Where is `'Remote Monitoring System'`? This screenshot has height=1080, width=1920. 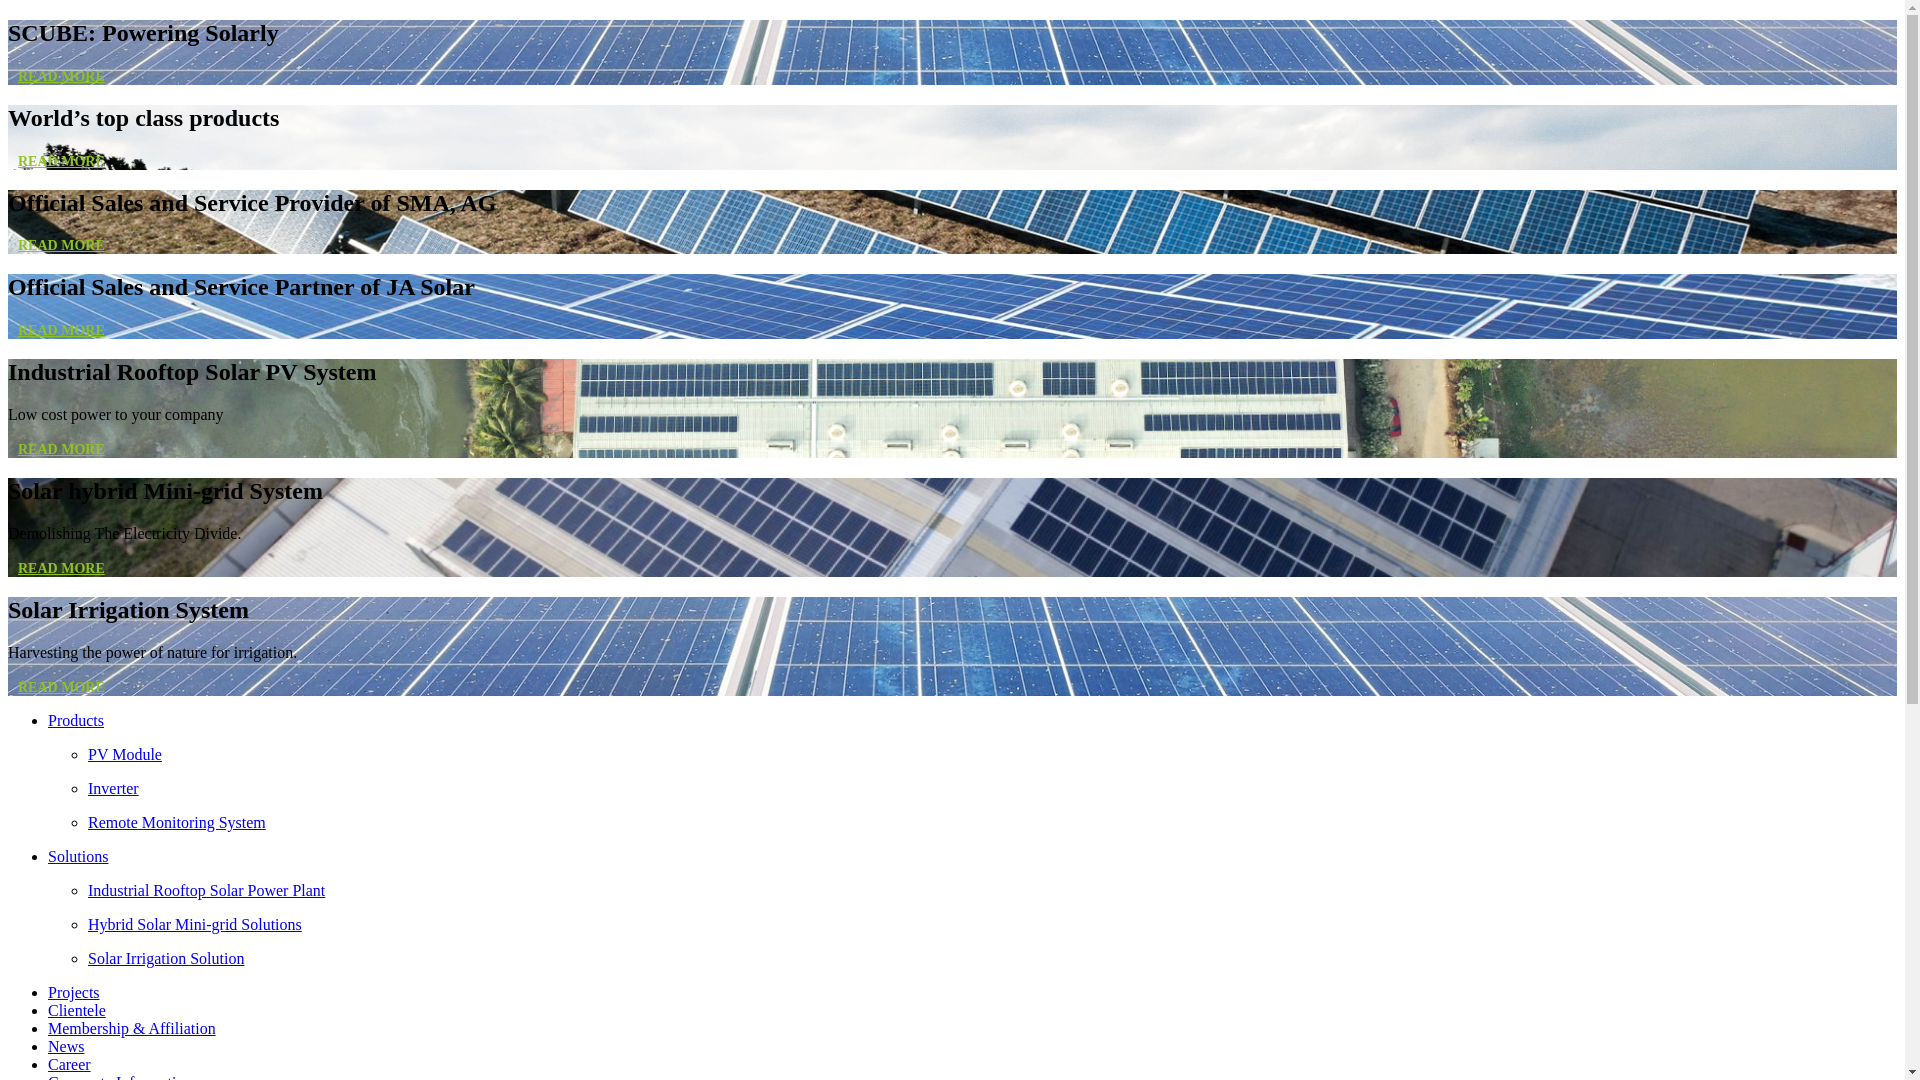 'Remote Monitoring System' is located at coordinates (992, 822).